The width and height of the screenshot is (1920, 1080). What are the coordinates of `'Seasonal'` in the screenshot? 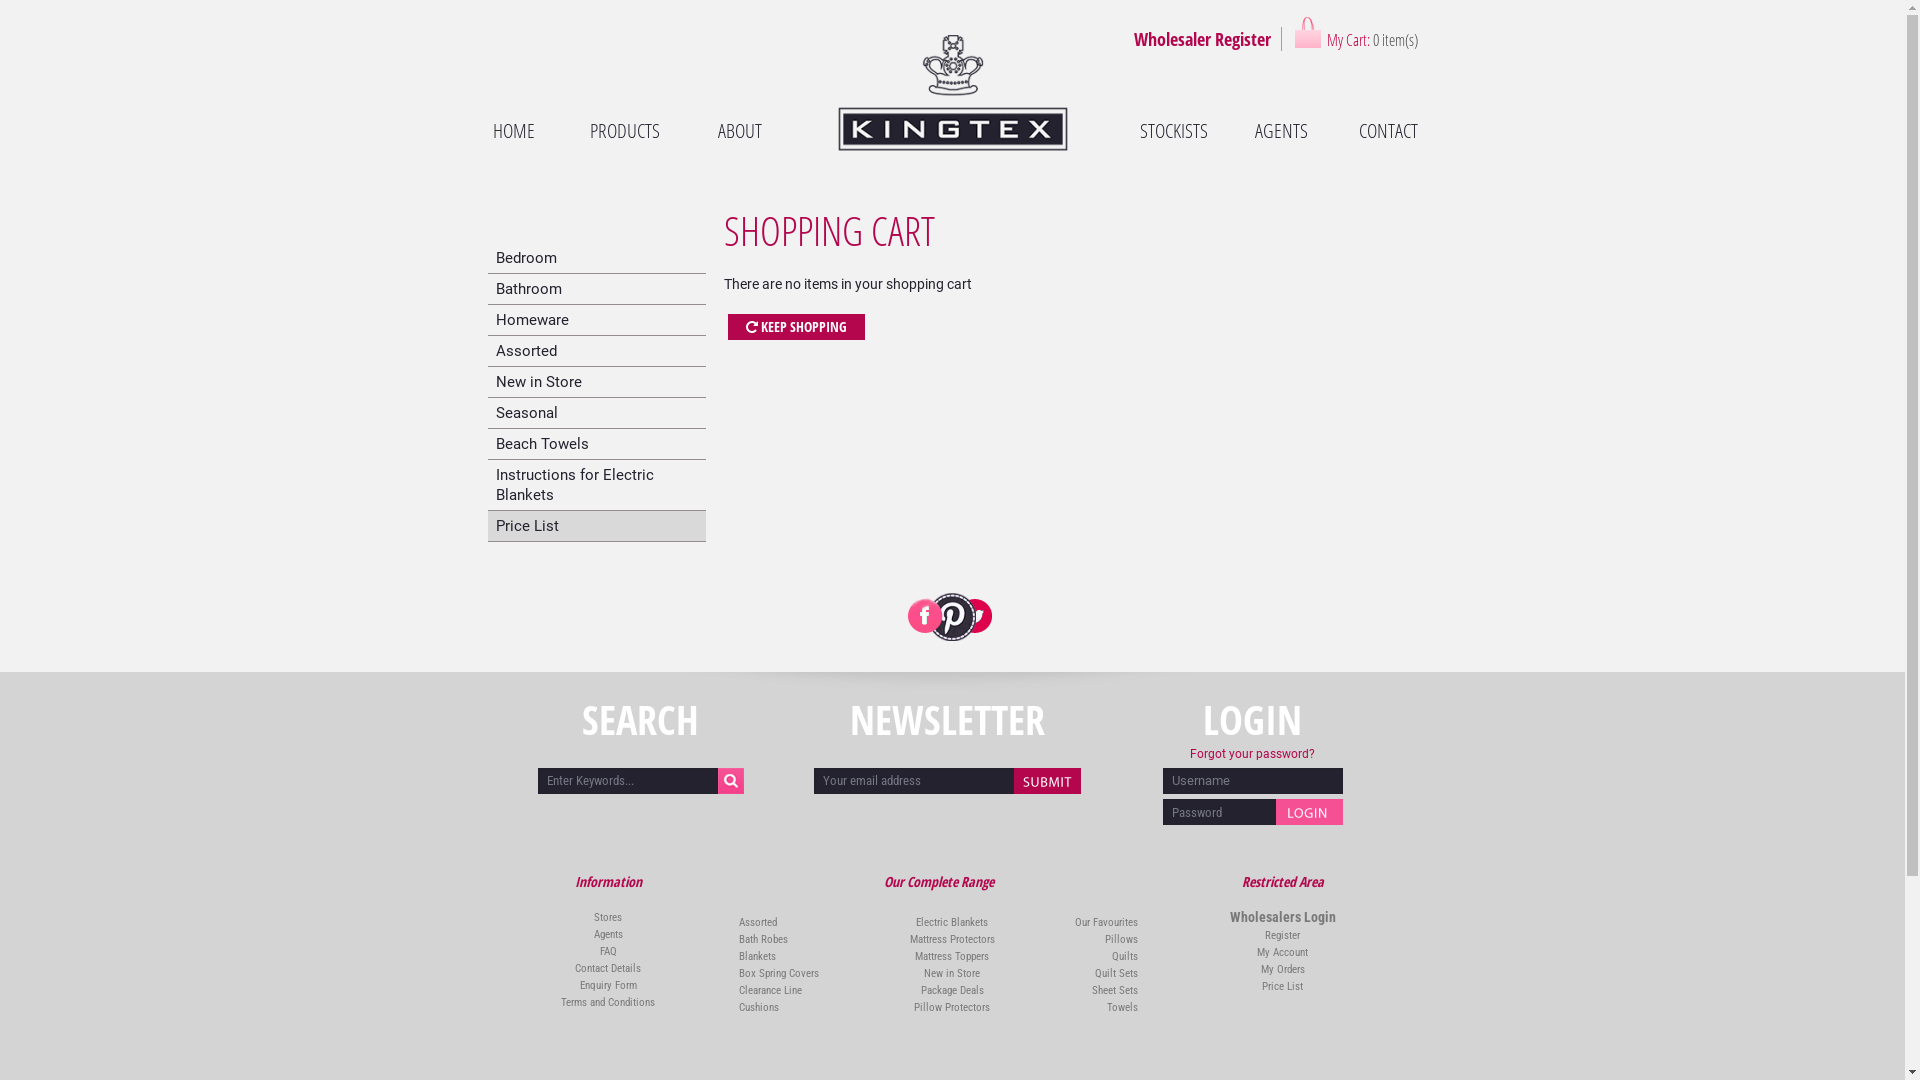 It's located at (595, 411).